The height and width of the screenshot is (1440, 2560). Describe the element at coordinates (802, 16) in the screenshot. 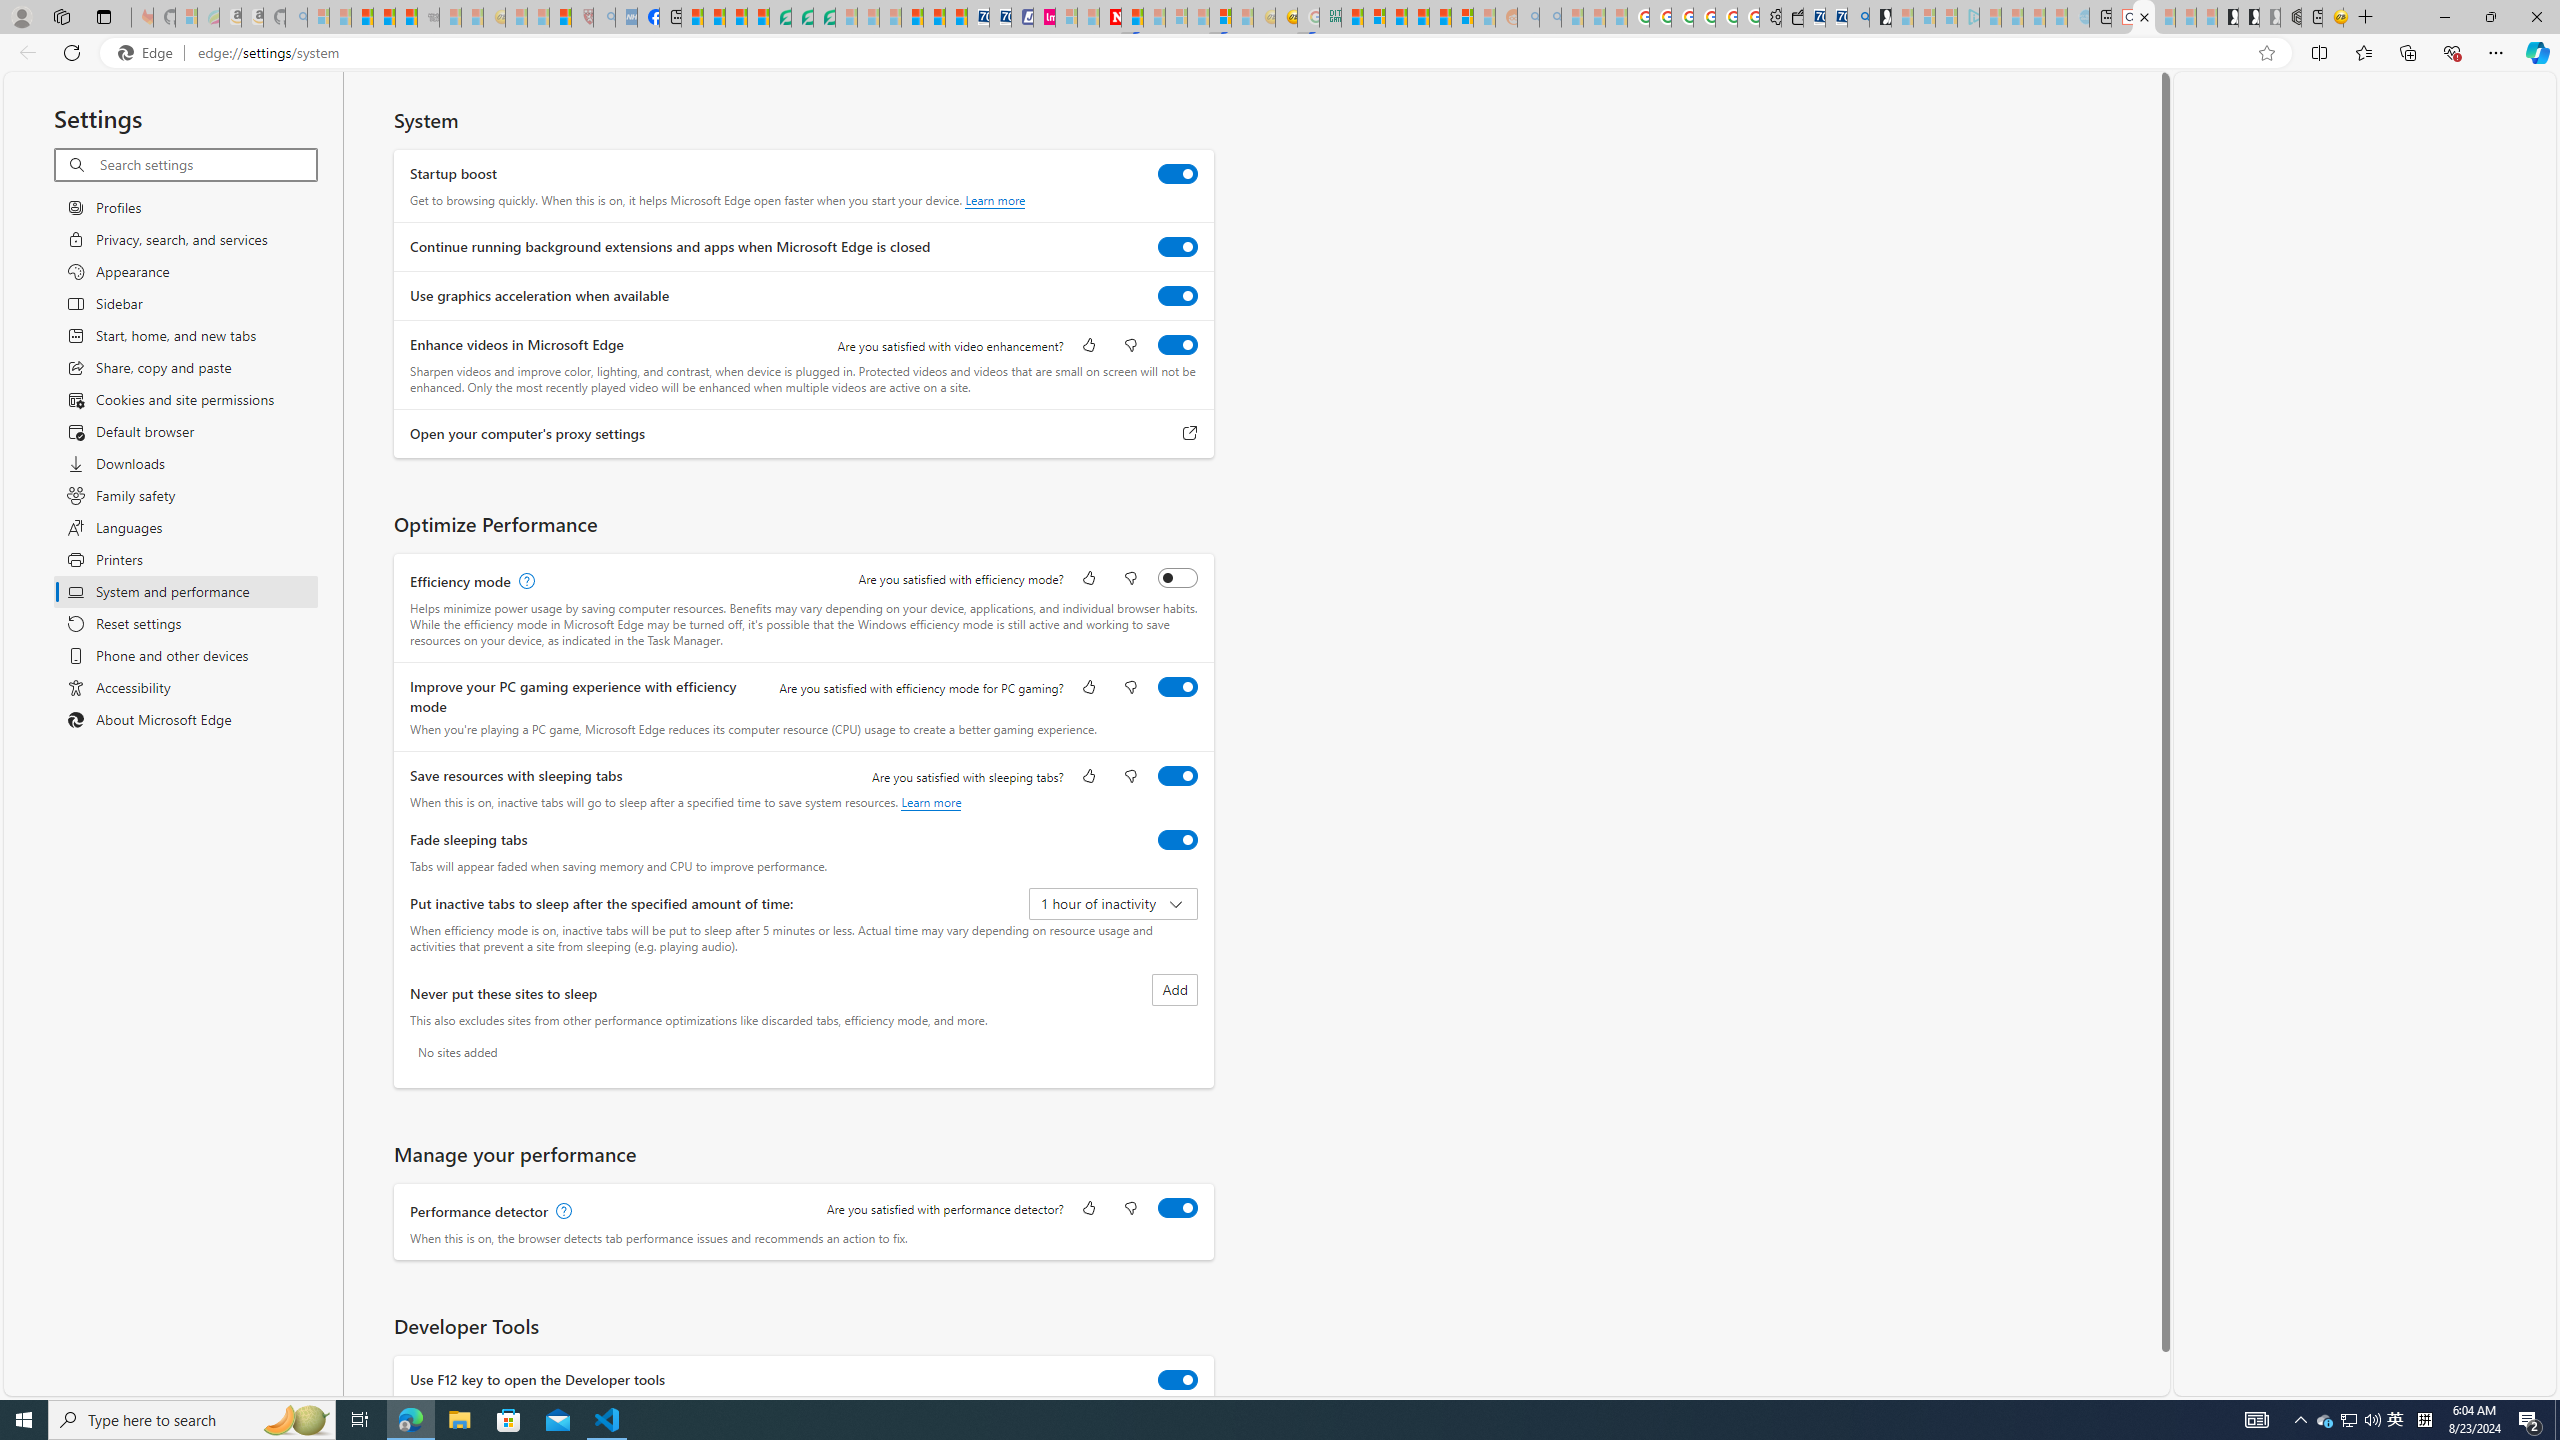

I see `'Terms of Use Agreement'` at that location.